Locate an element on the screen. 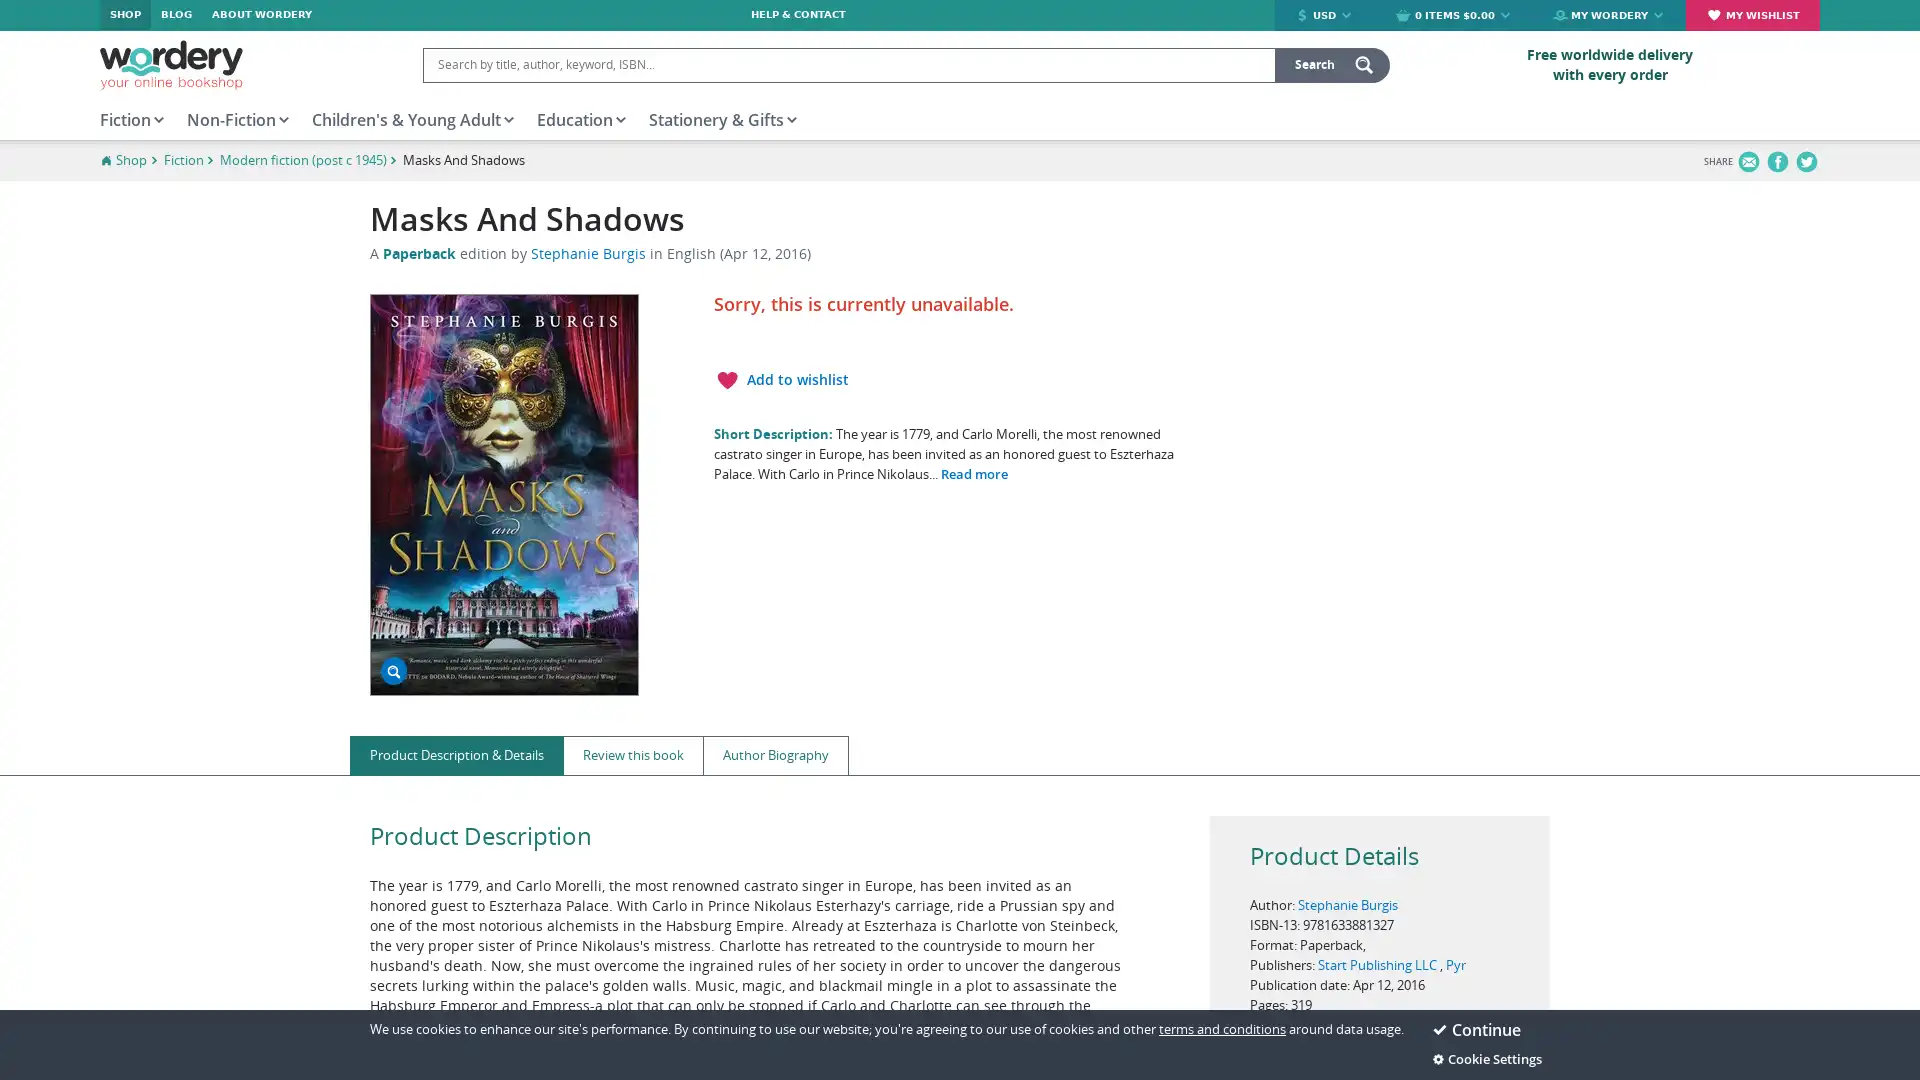  Add to wishlist is located at coordinates (779, 380).